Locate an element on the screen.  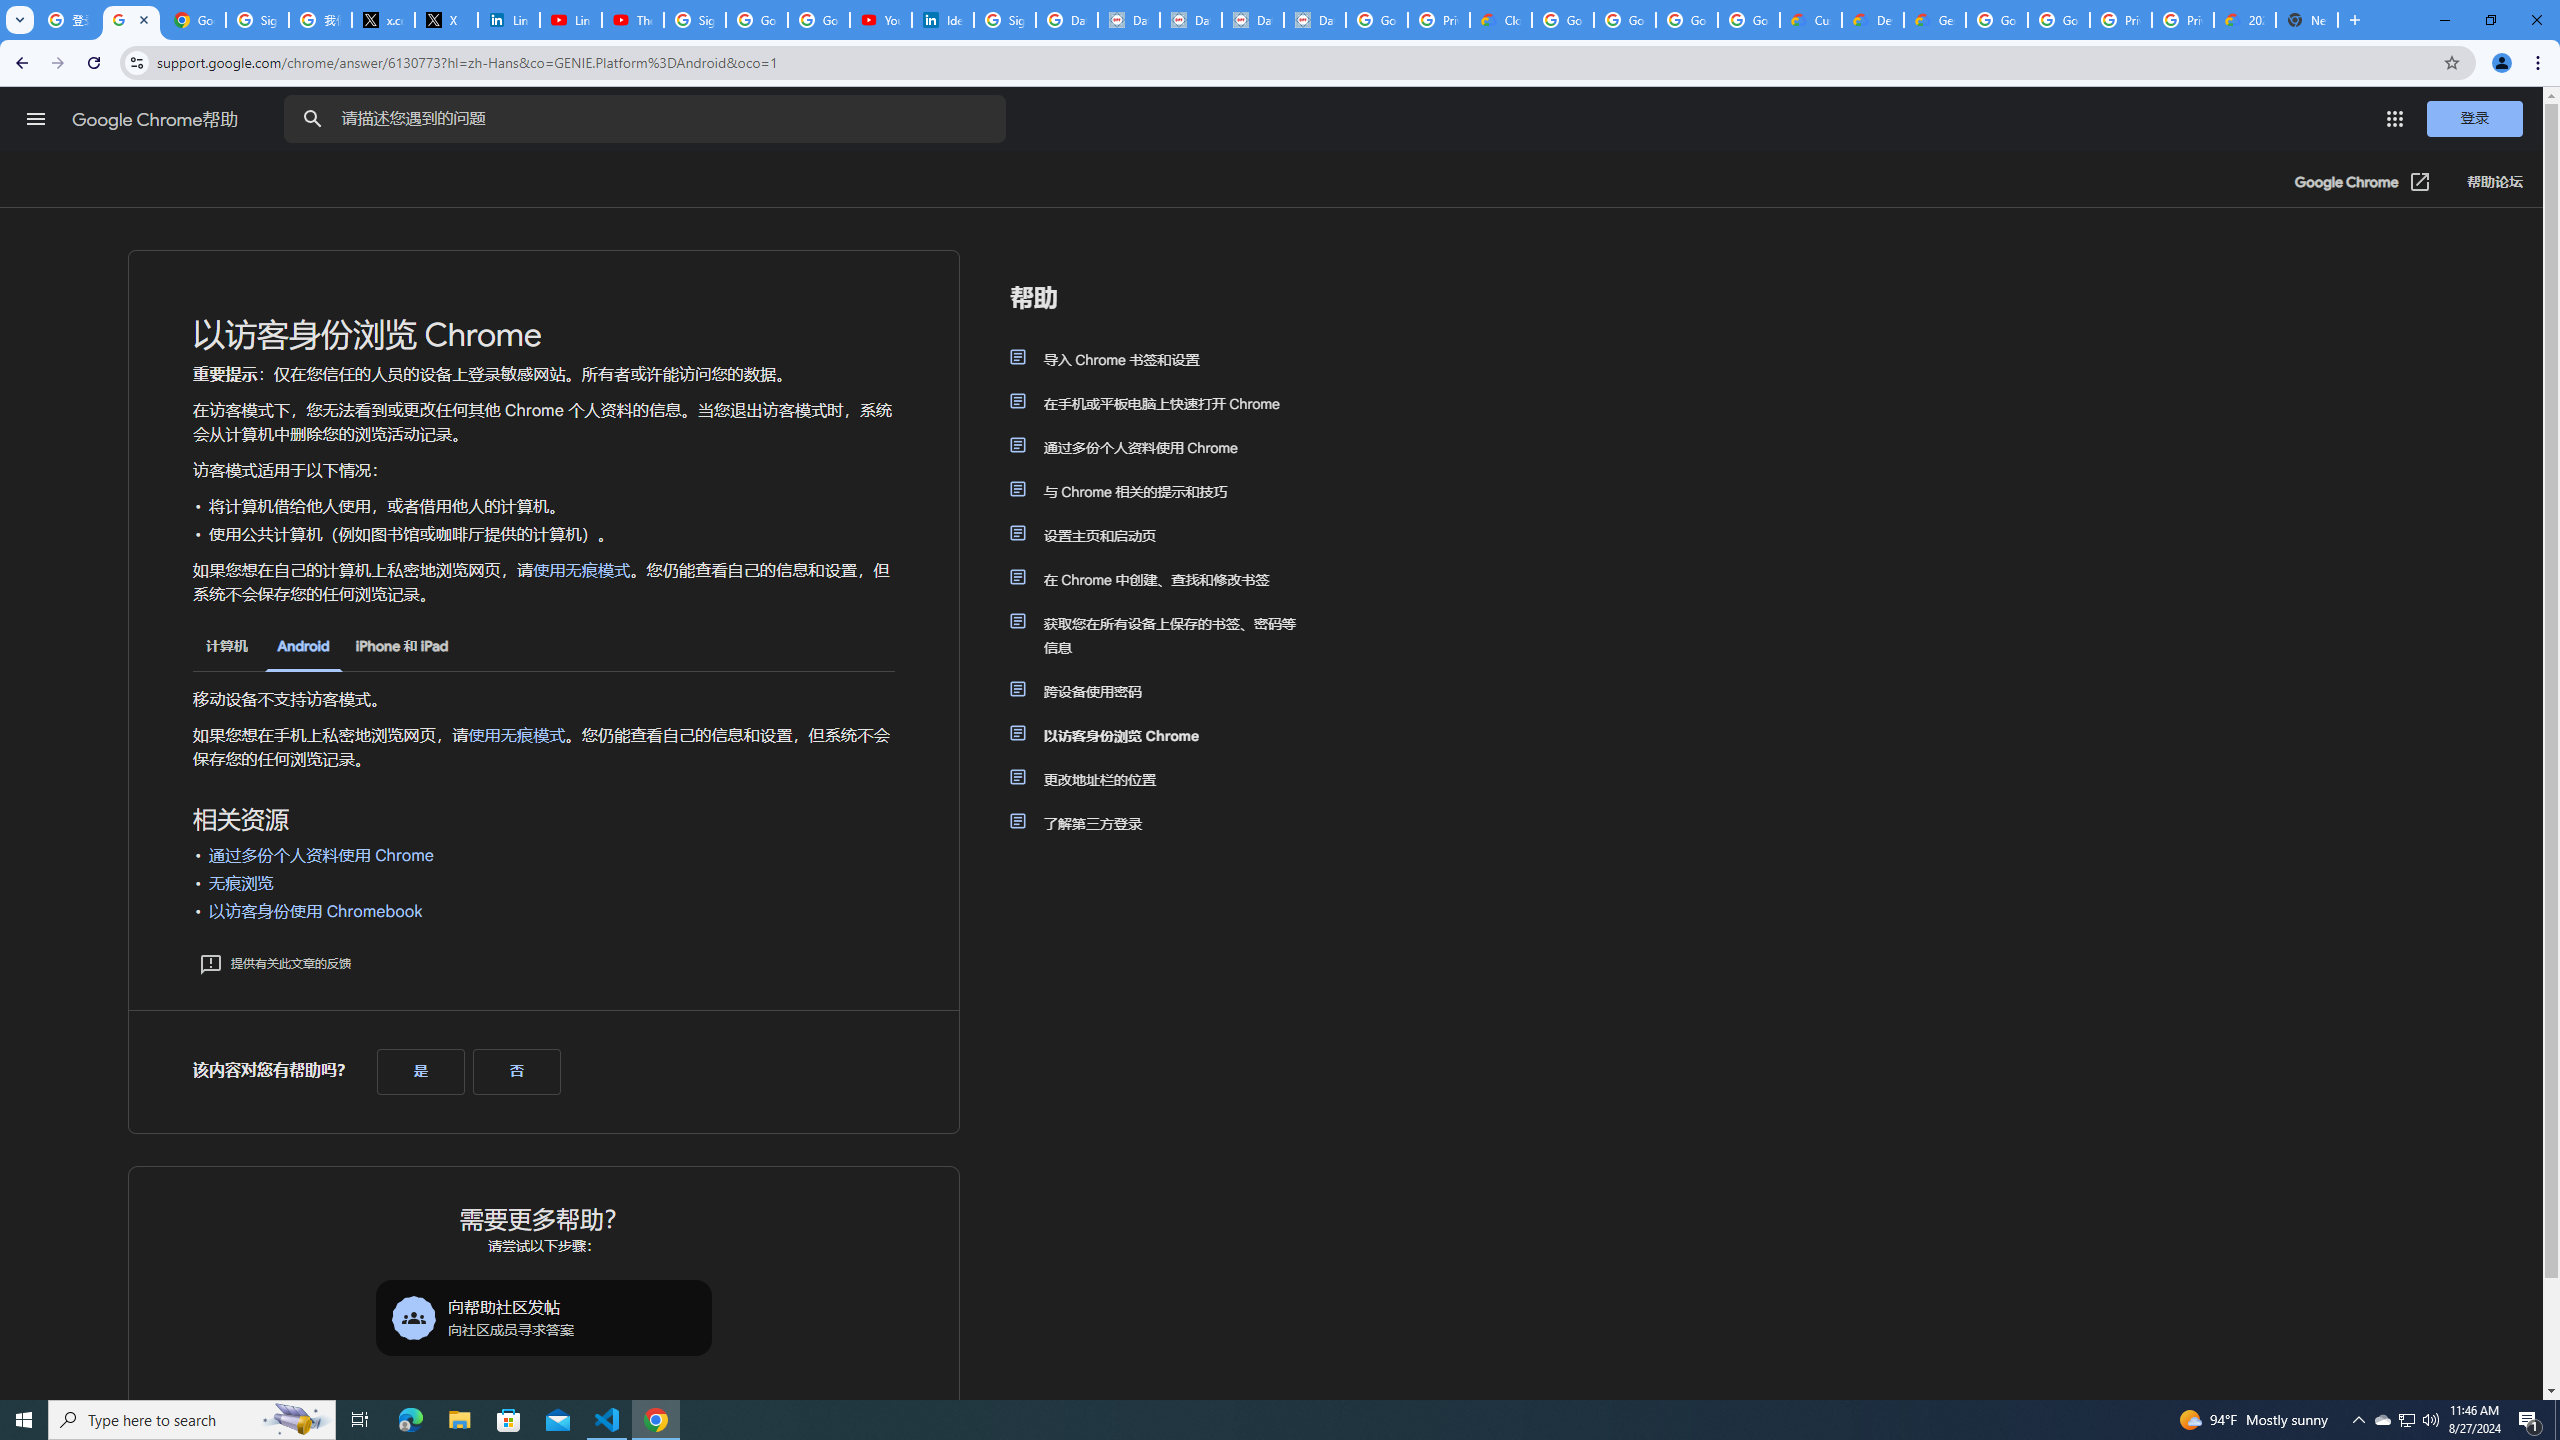
'Google Workspace - Specific Terms' is located at coordinates (1687, 19).